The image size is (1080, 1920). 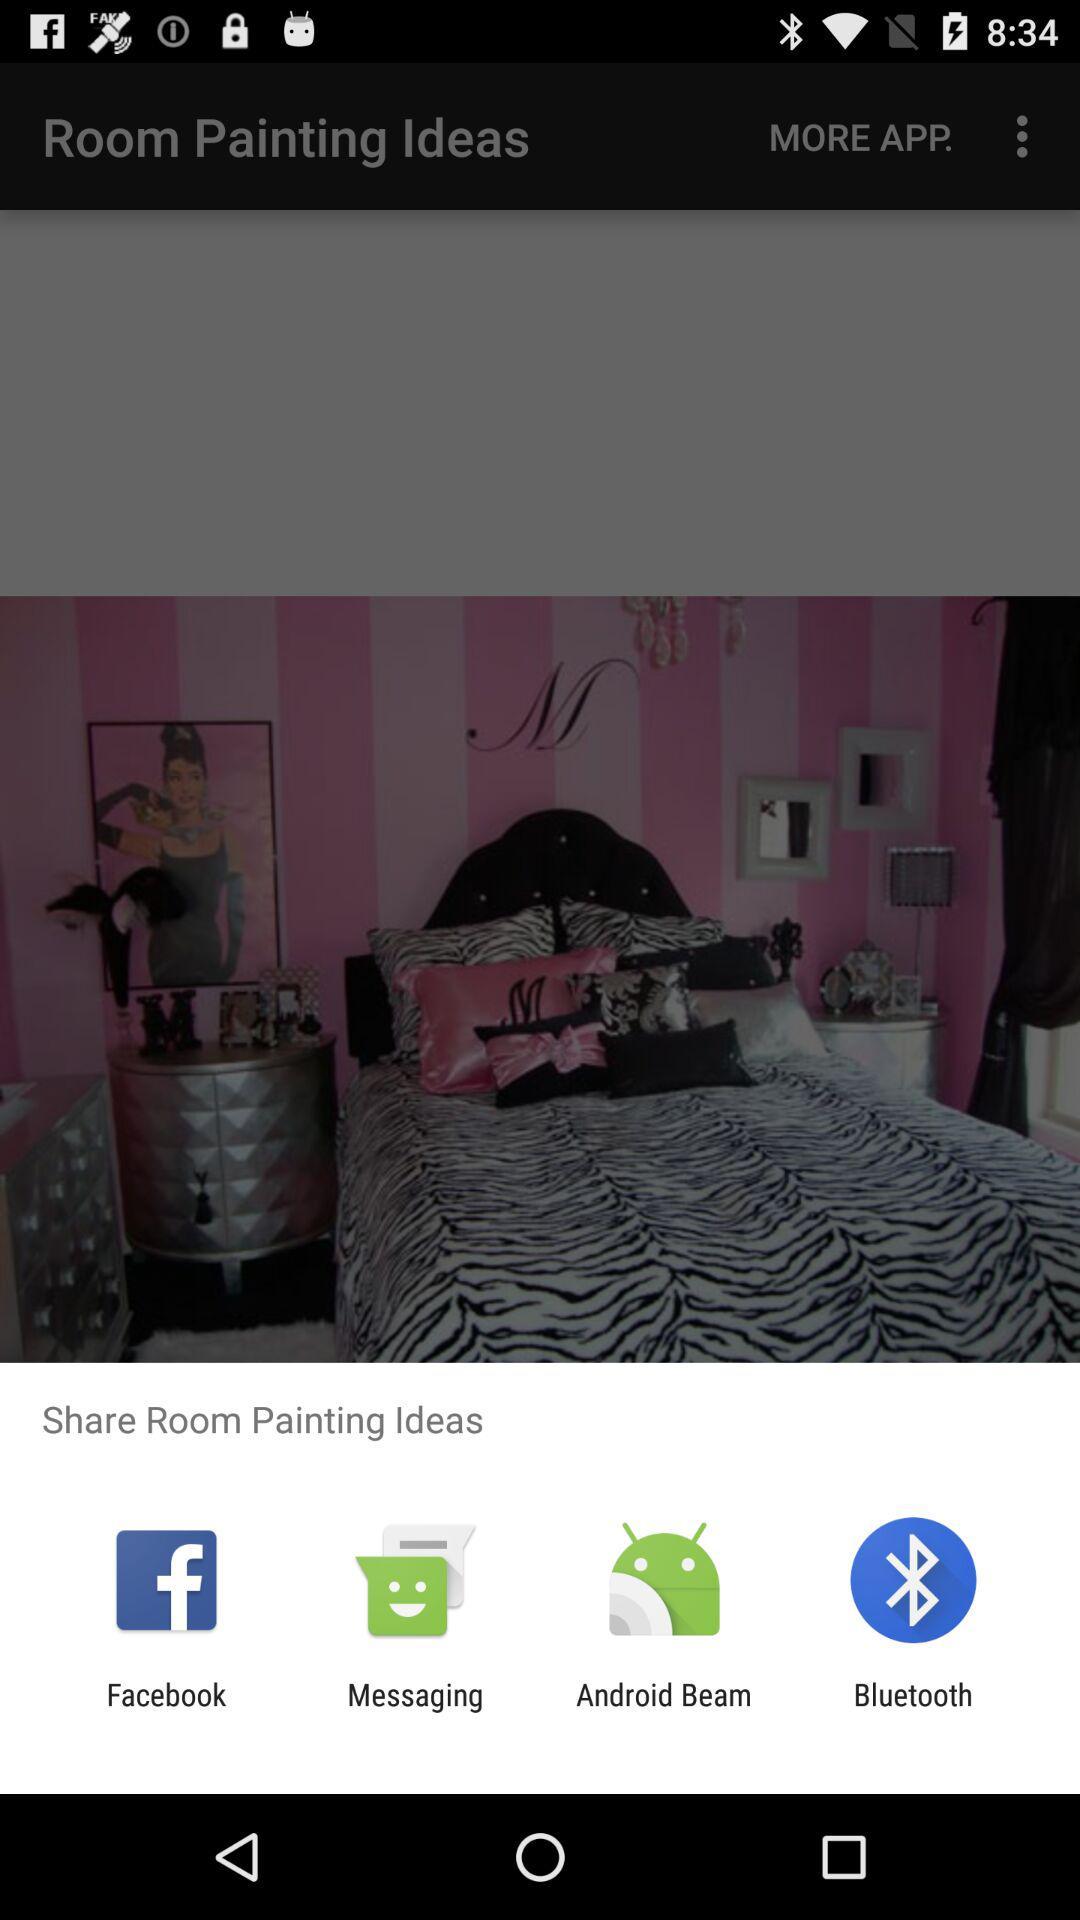 I want to click on the app next to the facebook, so click(x=414, y=1711).